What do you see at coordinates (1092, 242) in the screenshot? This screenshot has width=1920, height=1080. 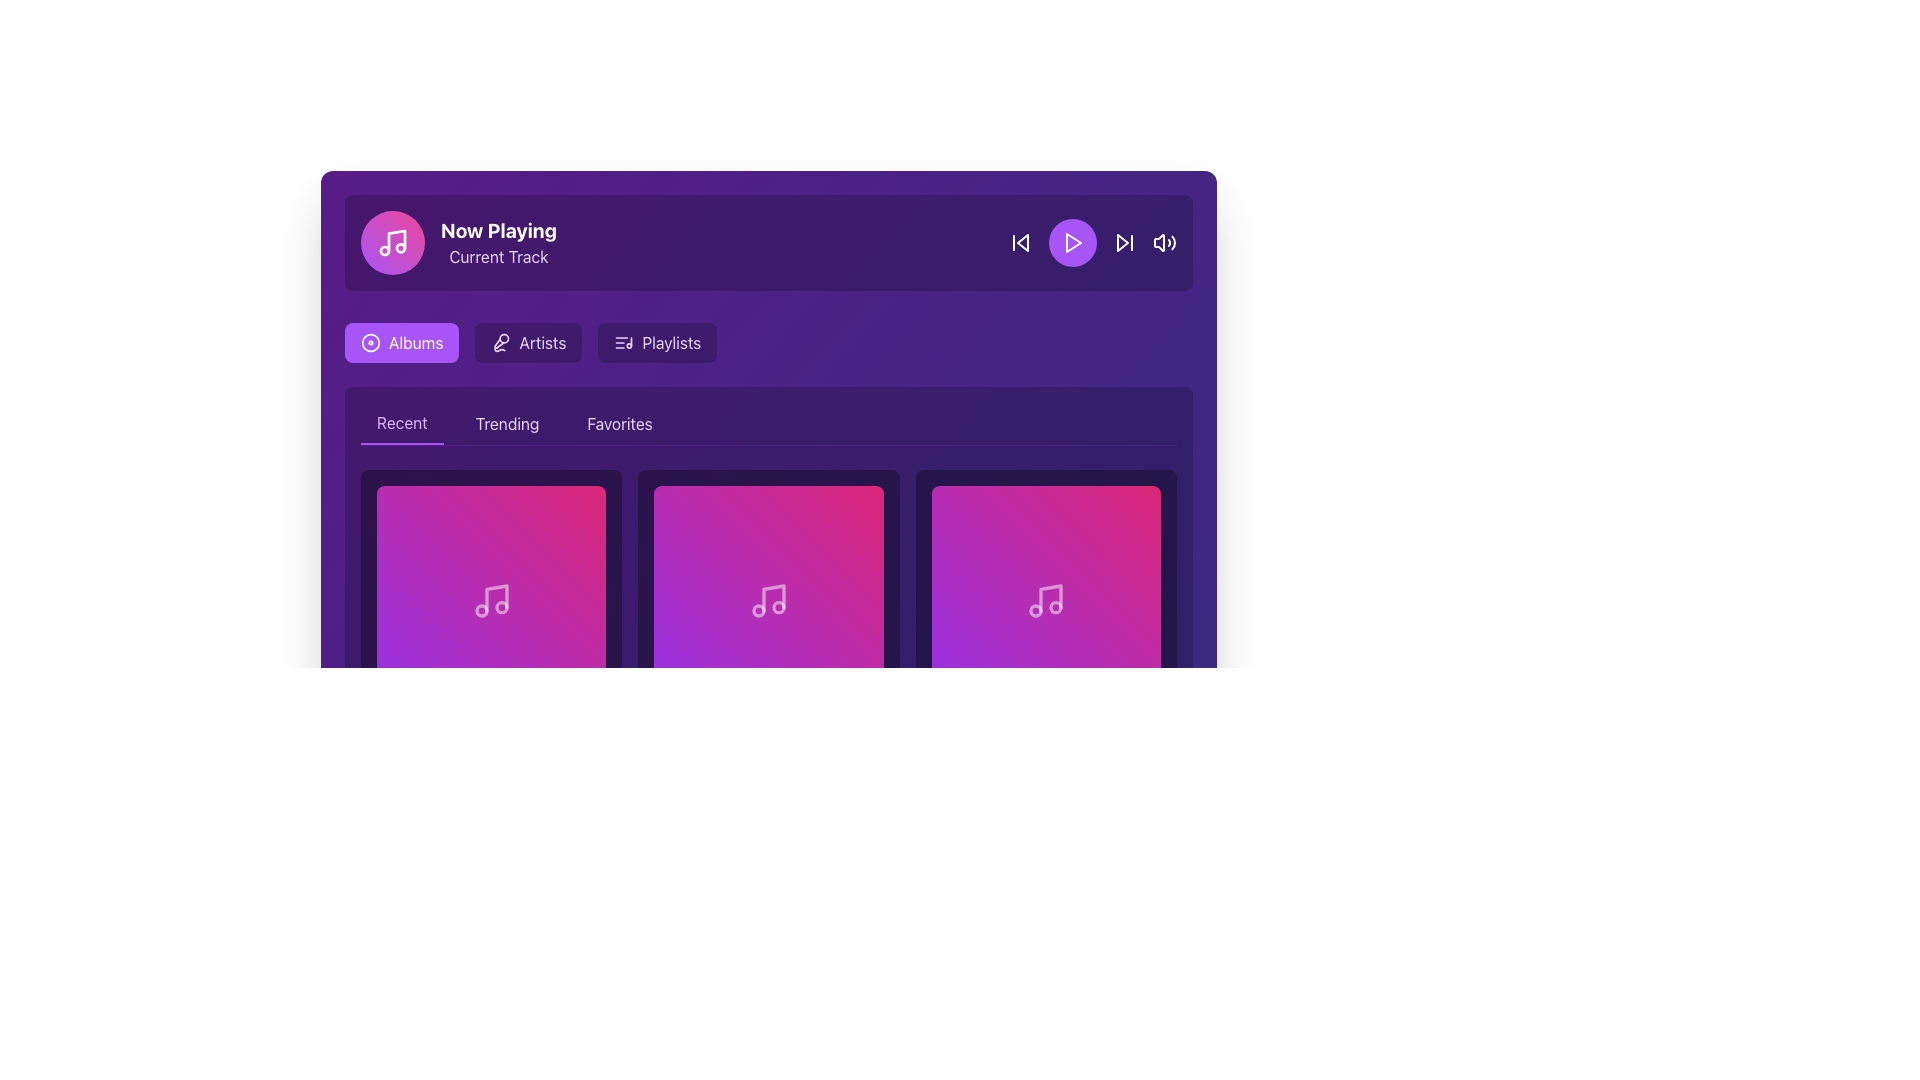 I see `the circular play button with a purple background and white play icon` at bounding box center [1092, 242].